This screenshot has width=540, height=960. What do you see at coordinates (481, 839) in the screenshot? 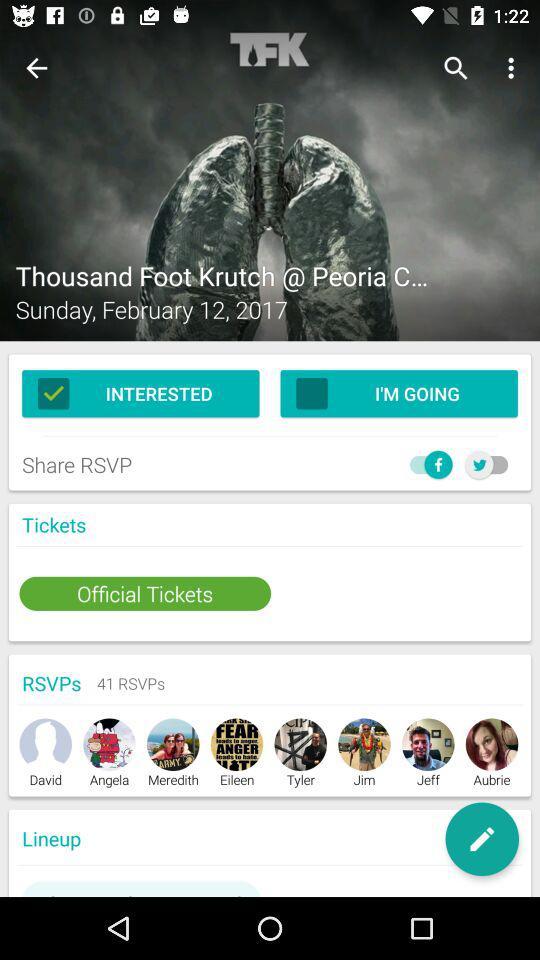
I see `the edit icon` at bounding box center [481, 839].